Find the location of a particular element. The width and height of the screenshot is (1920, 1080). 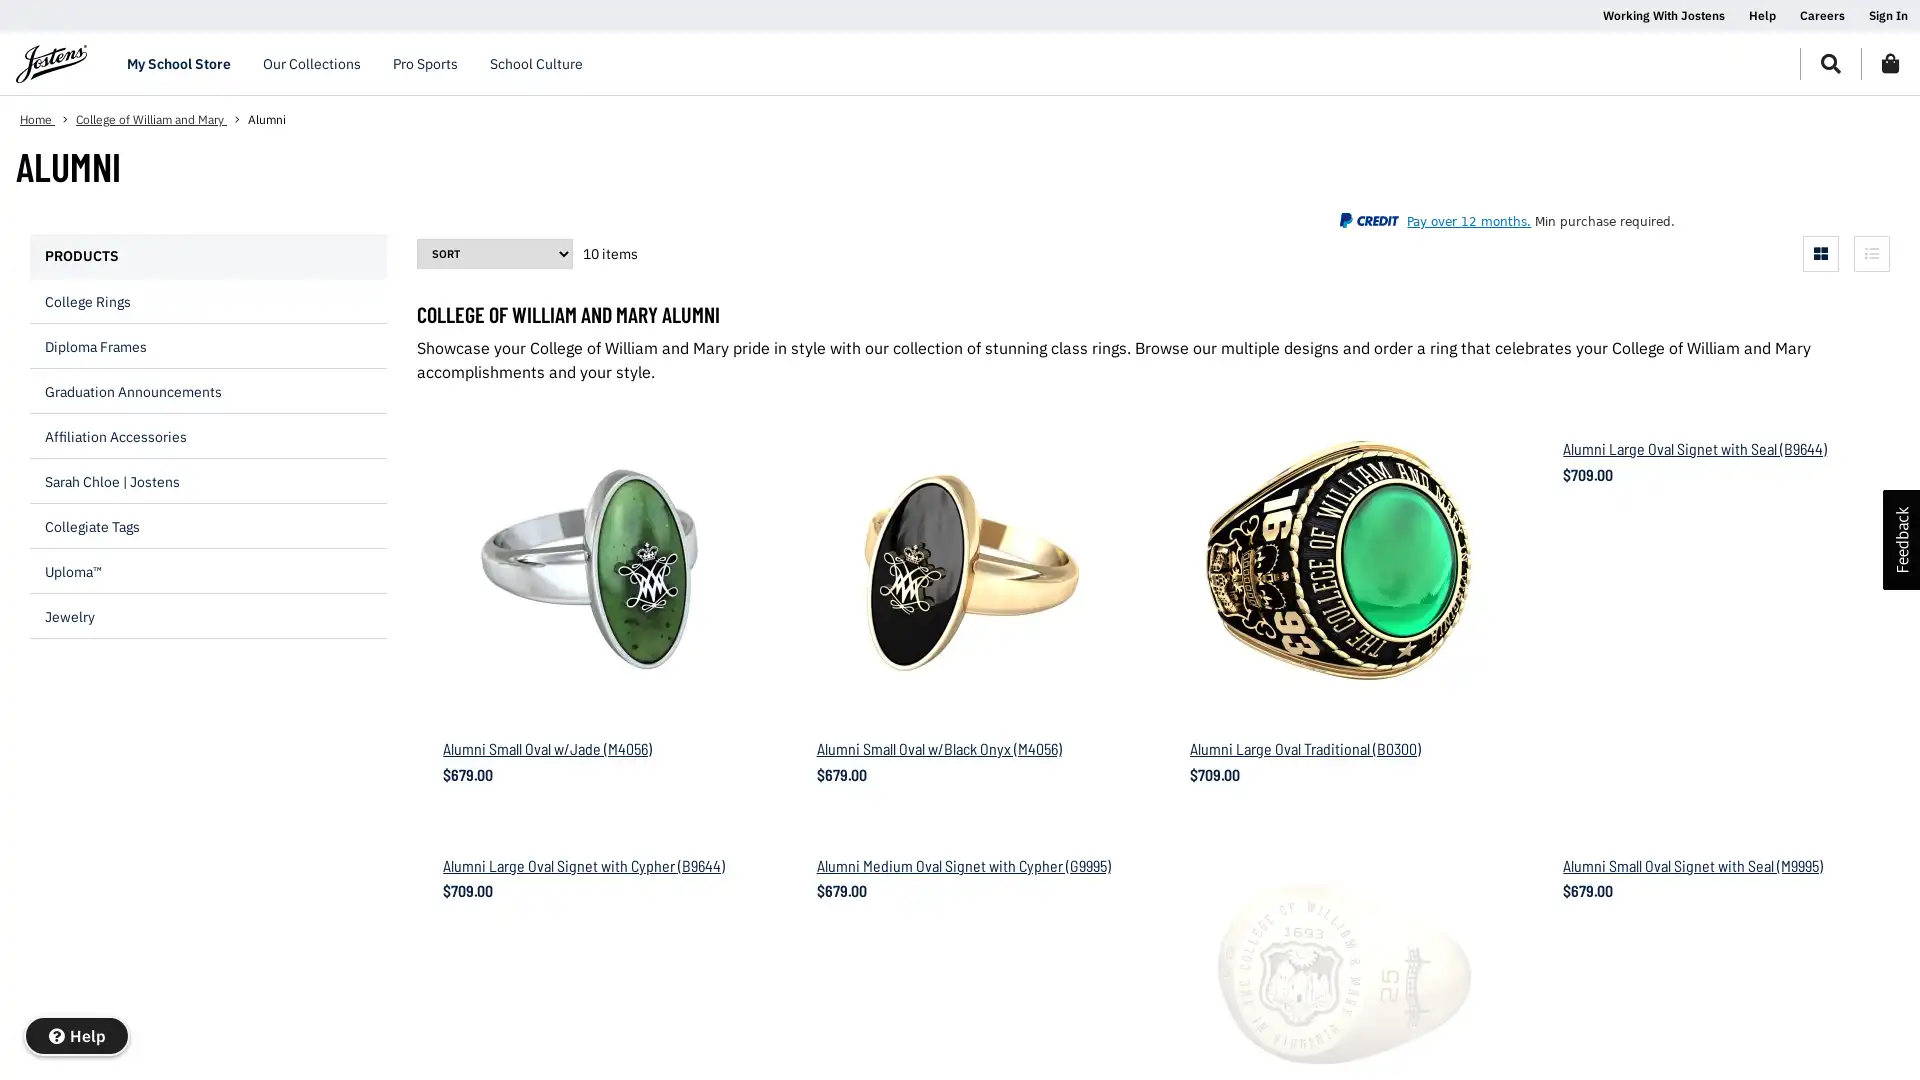

My School Store is located at coordinates (178, 63).